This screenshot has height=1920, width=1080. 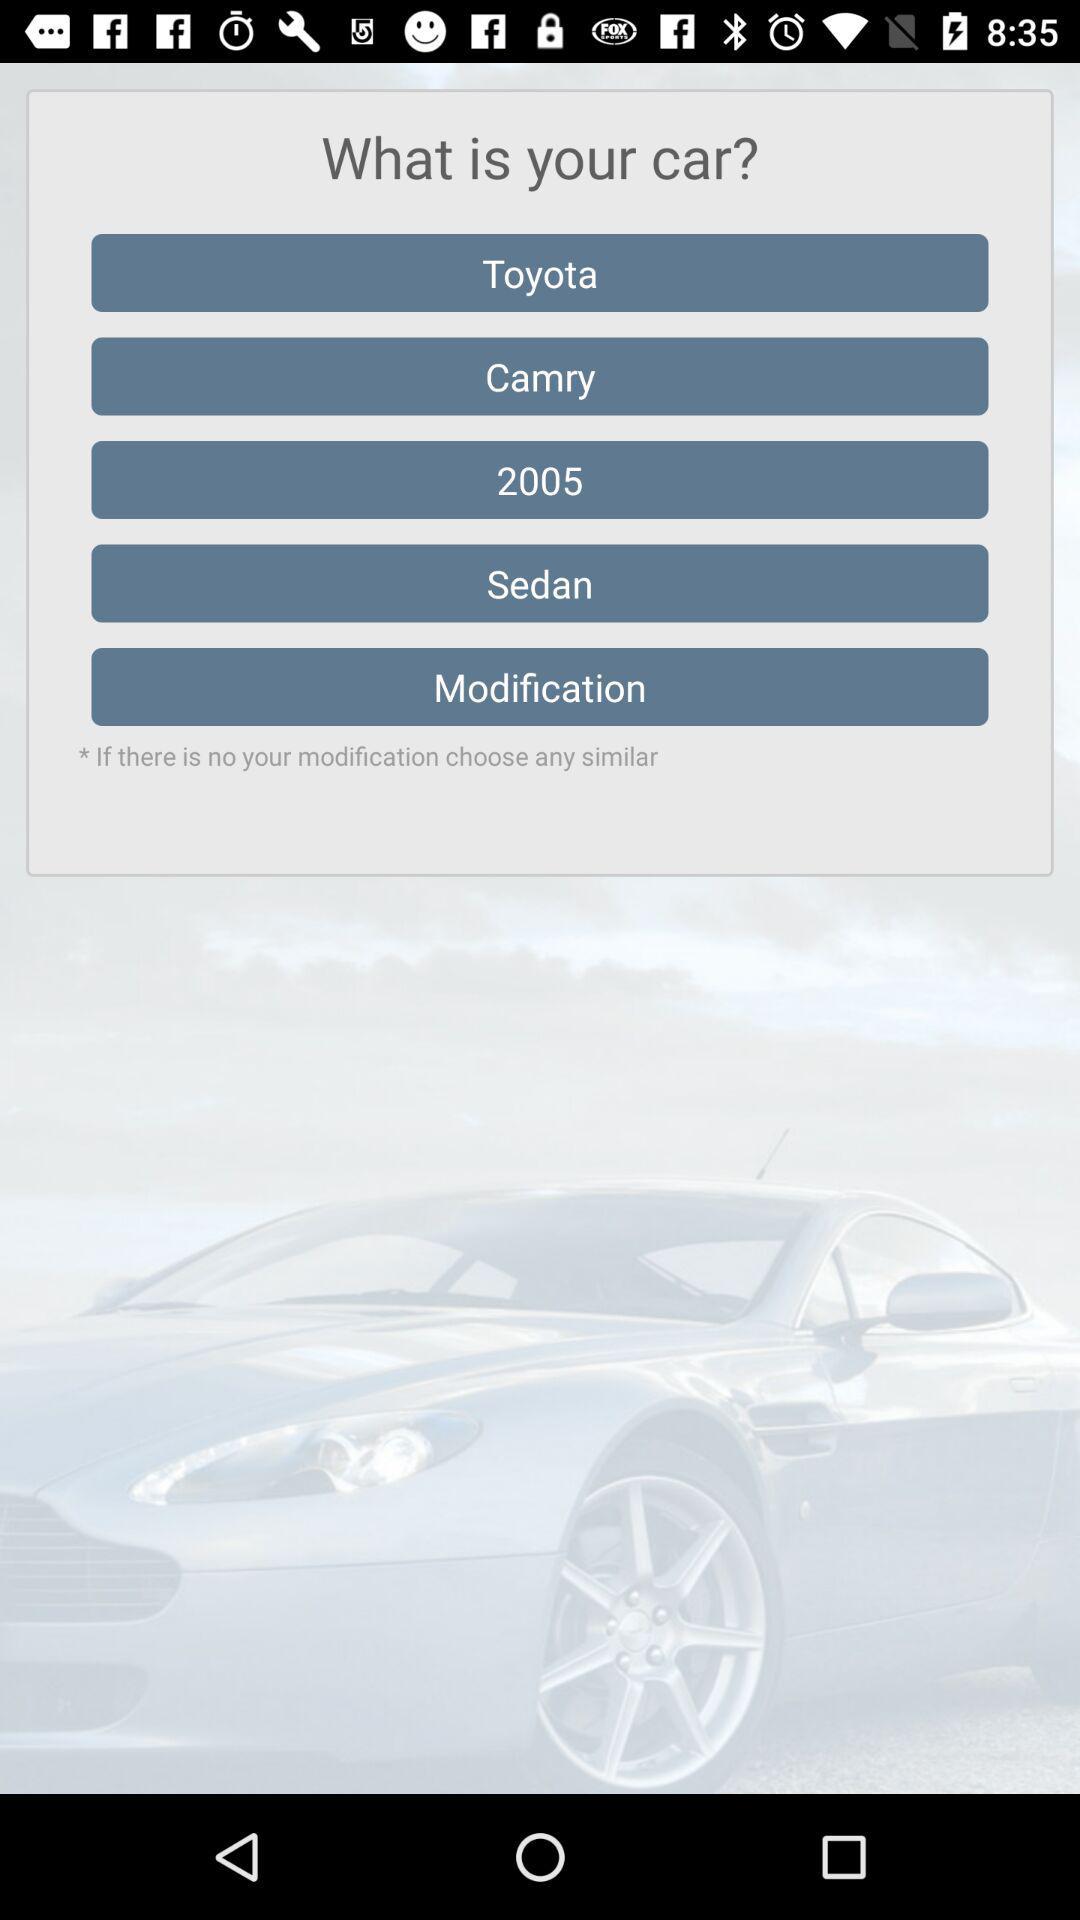 What do you see at coordinates (540, 376) in the screenshot?
I see `icon above the 2005 icon` at bounding box center [540, 376].